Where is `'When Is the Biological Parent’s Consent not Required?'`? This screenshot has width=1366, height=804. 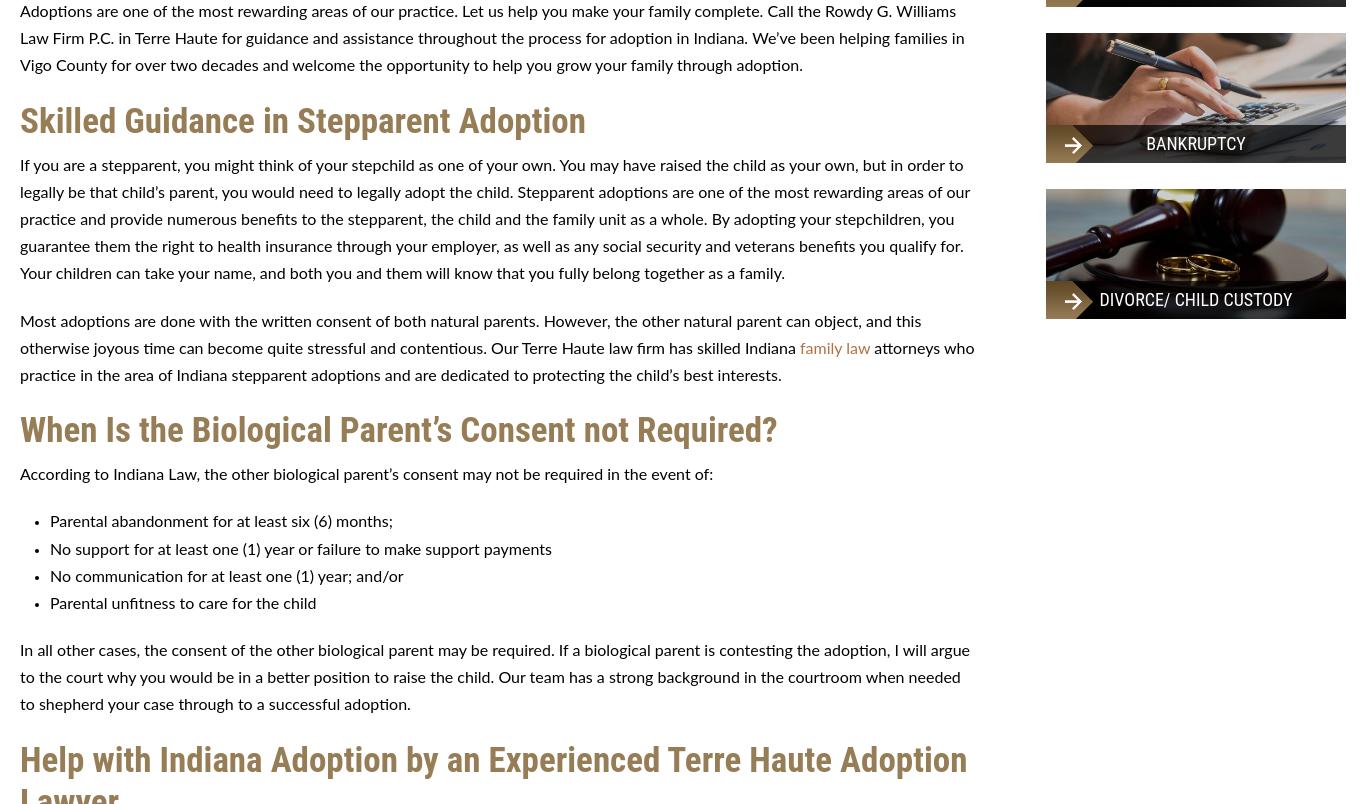 'When Is the Biological Parent’s Consent not Required?' is located at coordinates (19, 430).